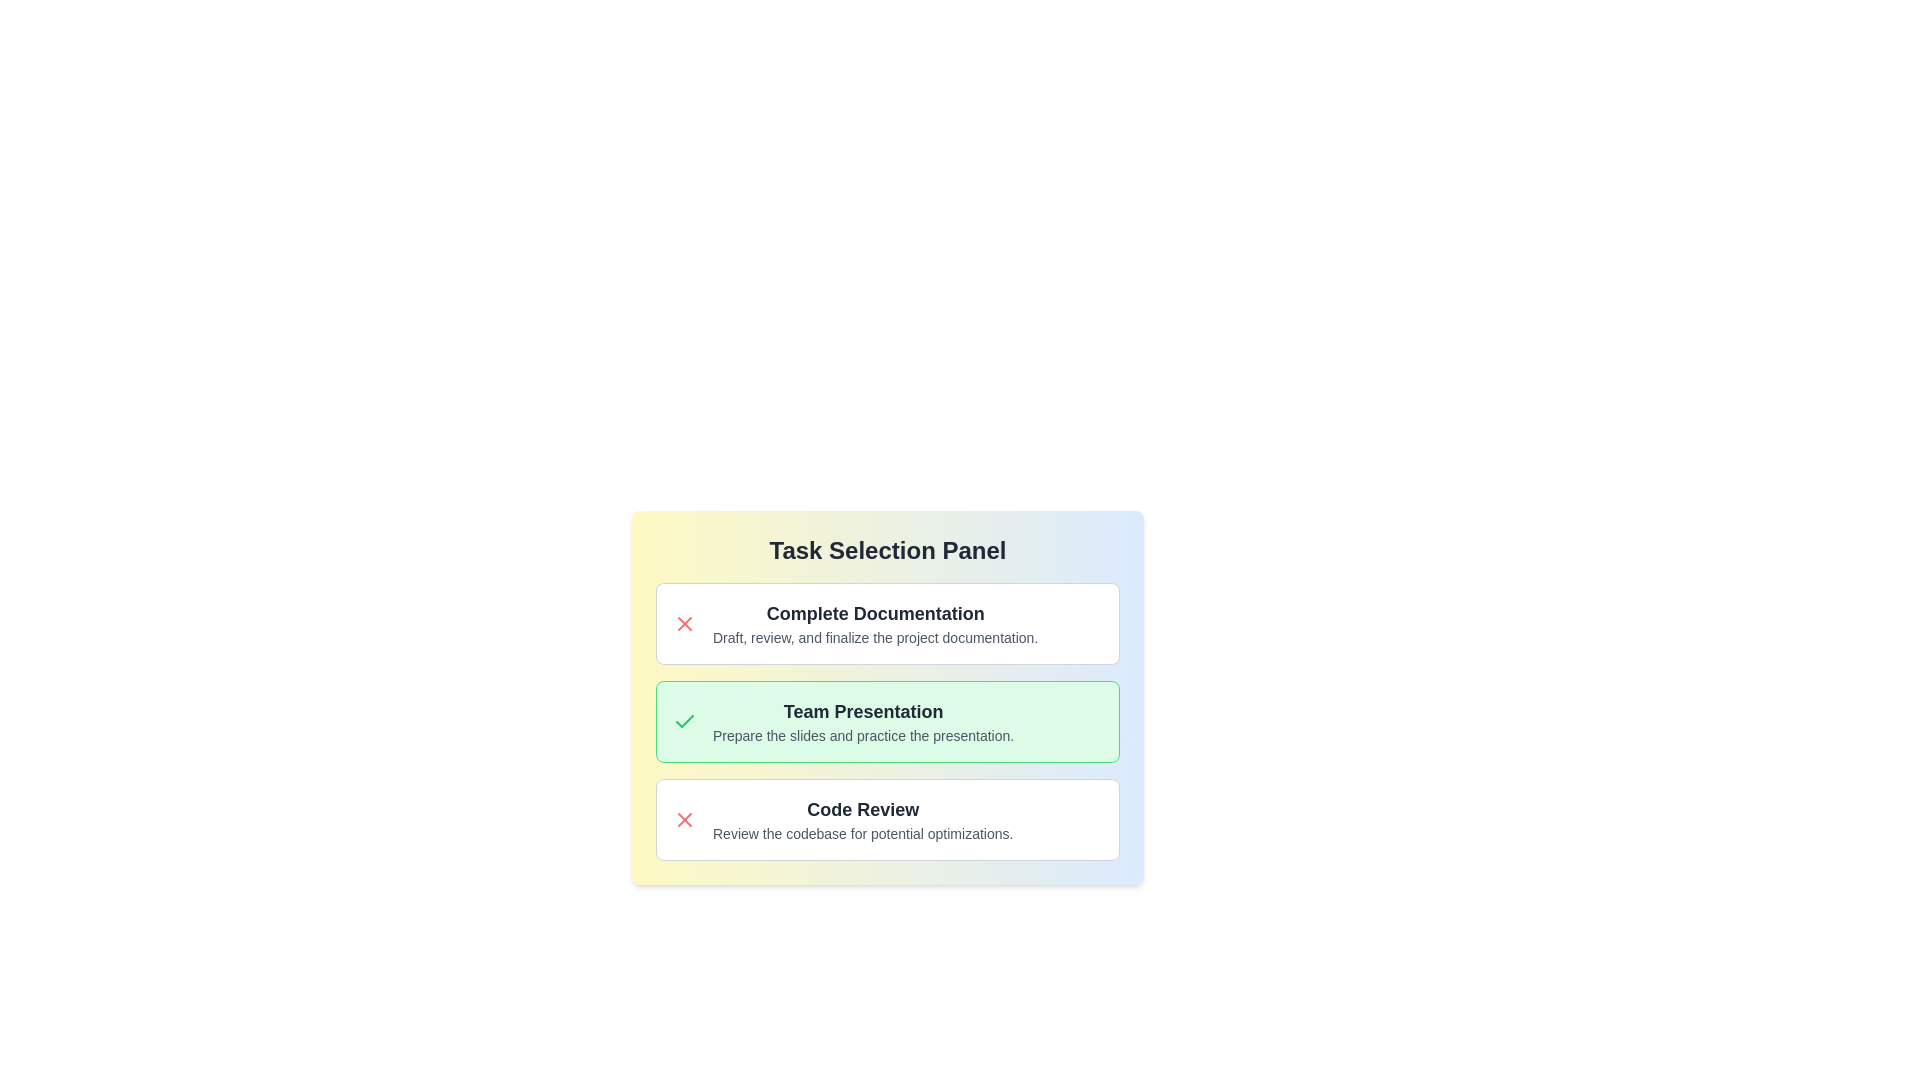 This screenshot has width=1920, height=1080. What do you see at coordinates (875, 623) in the screenshot?
I see `the informative label displaying 'Complete Documentation' which describes the task of drafting, reviewing, and finalizing project documentation` at bounding box center [875, 623].